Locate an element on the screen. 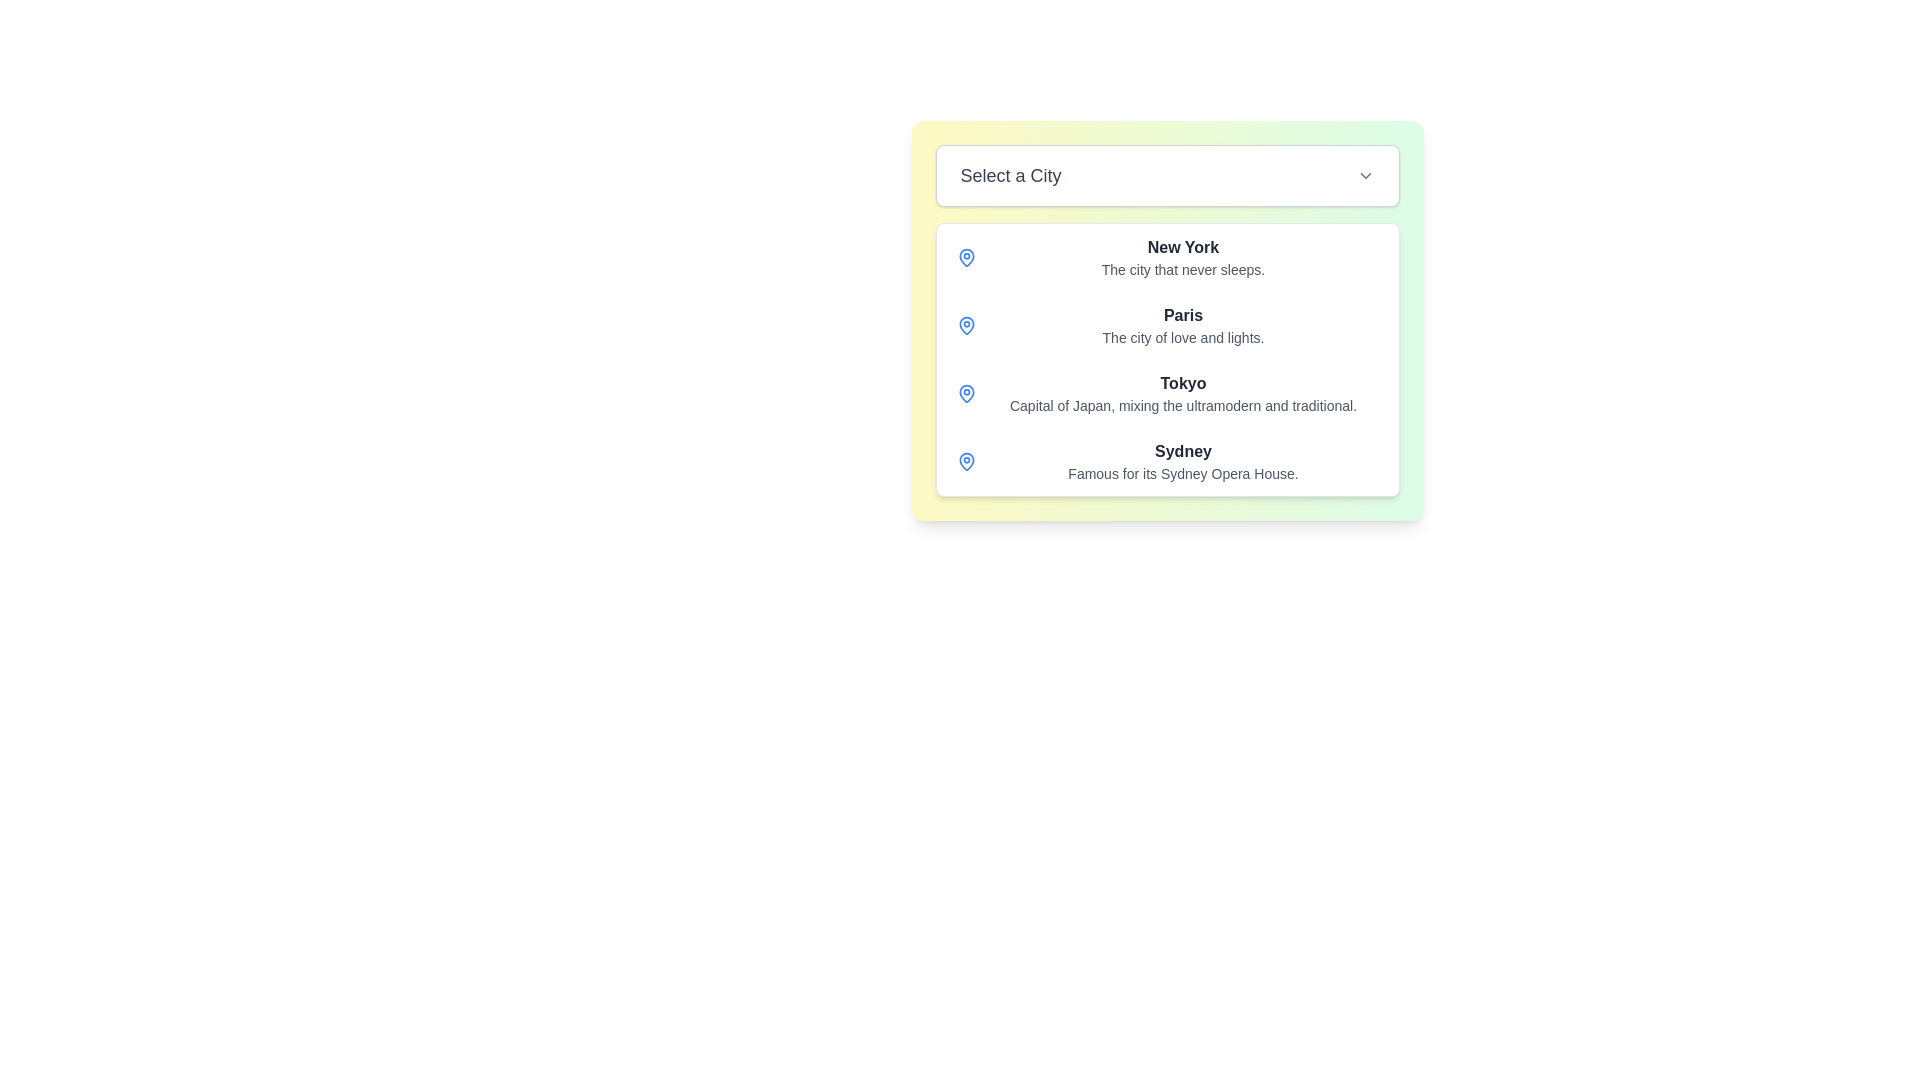 The image size is (1920, 1080). the list item displaying 'Tokyo', which includes a bold title and a description is located at coordinates (1167, 393).